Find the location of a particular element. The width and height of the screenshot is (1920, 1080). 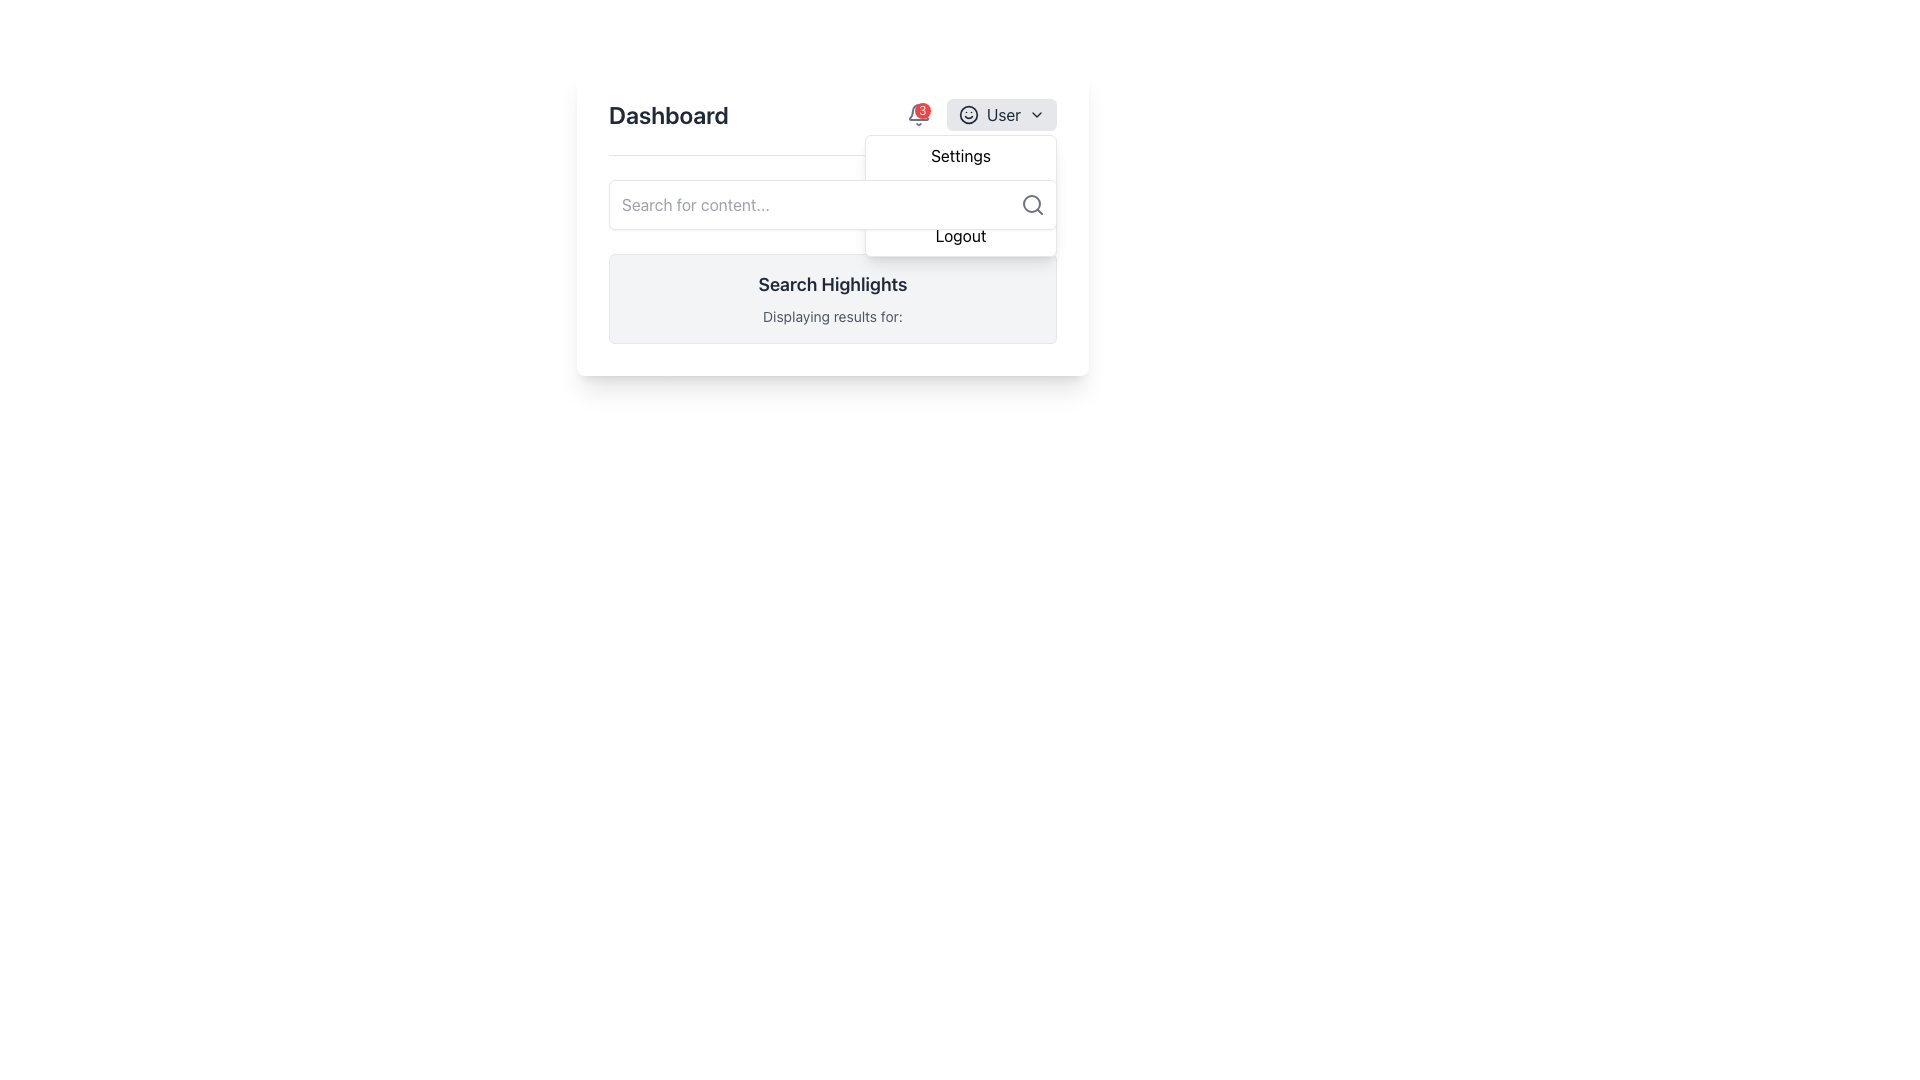

the user profile icon located to the left of the text 'User' in the top navigation bar is located at coordinates (968, 115).